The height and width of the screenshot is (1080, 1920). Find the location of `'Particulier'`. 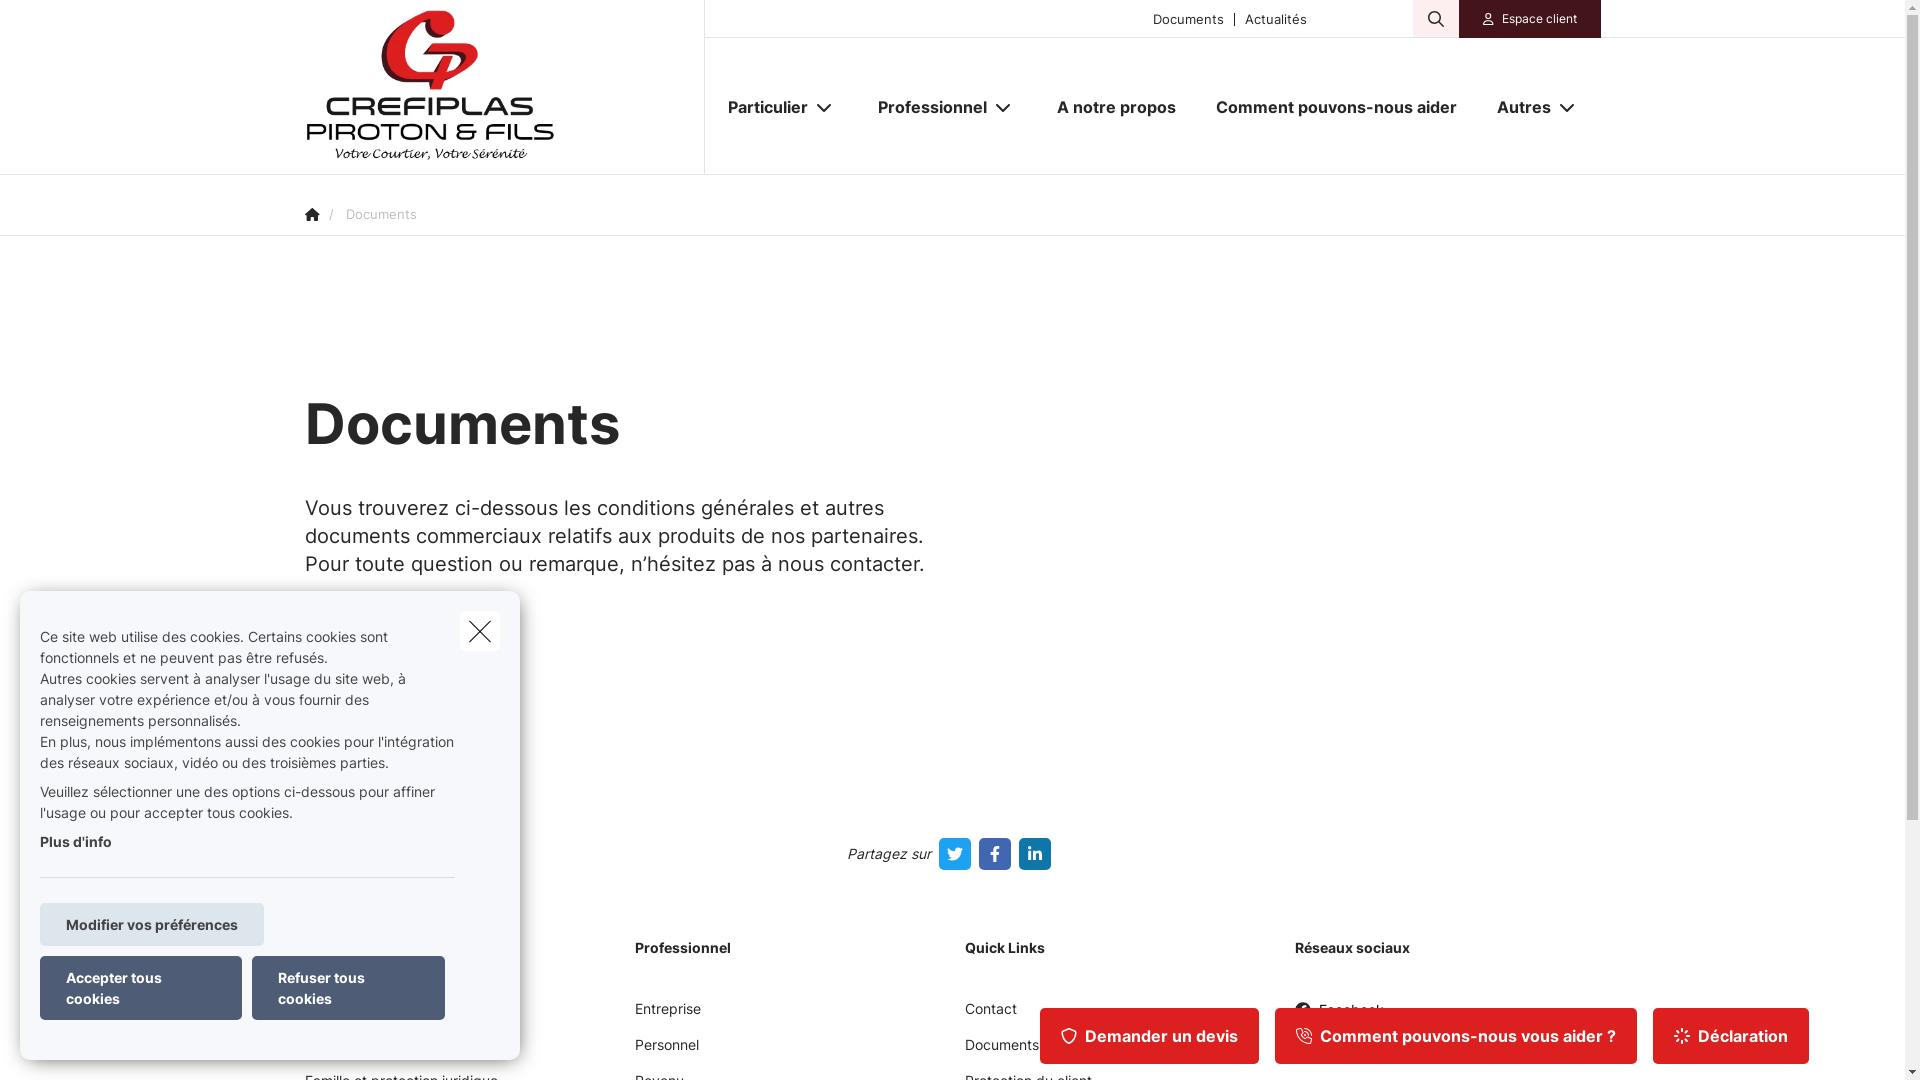

'Particulier' is located at coordinates (708, 107).